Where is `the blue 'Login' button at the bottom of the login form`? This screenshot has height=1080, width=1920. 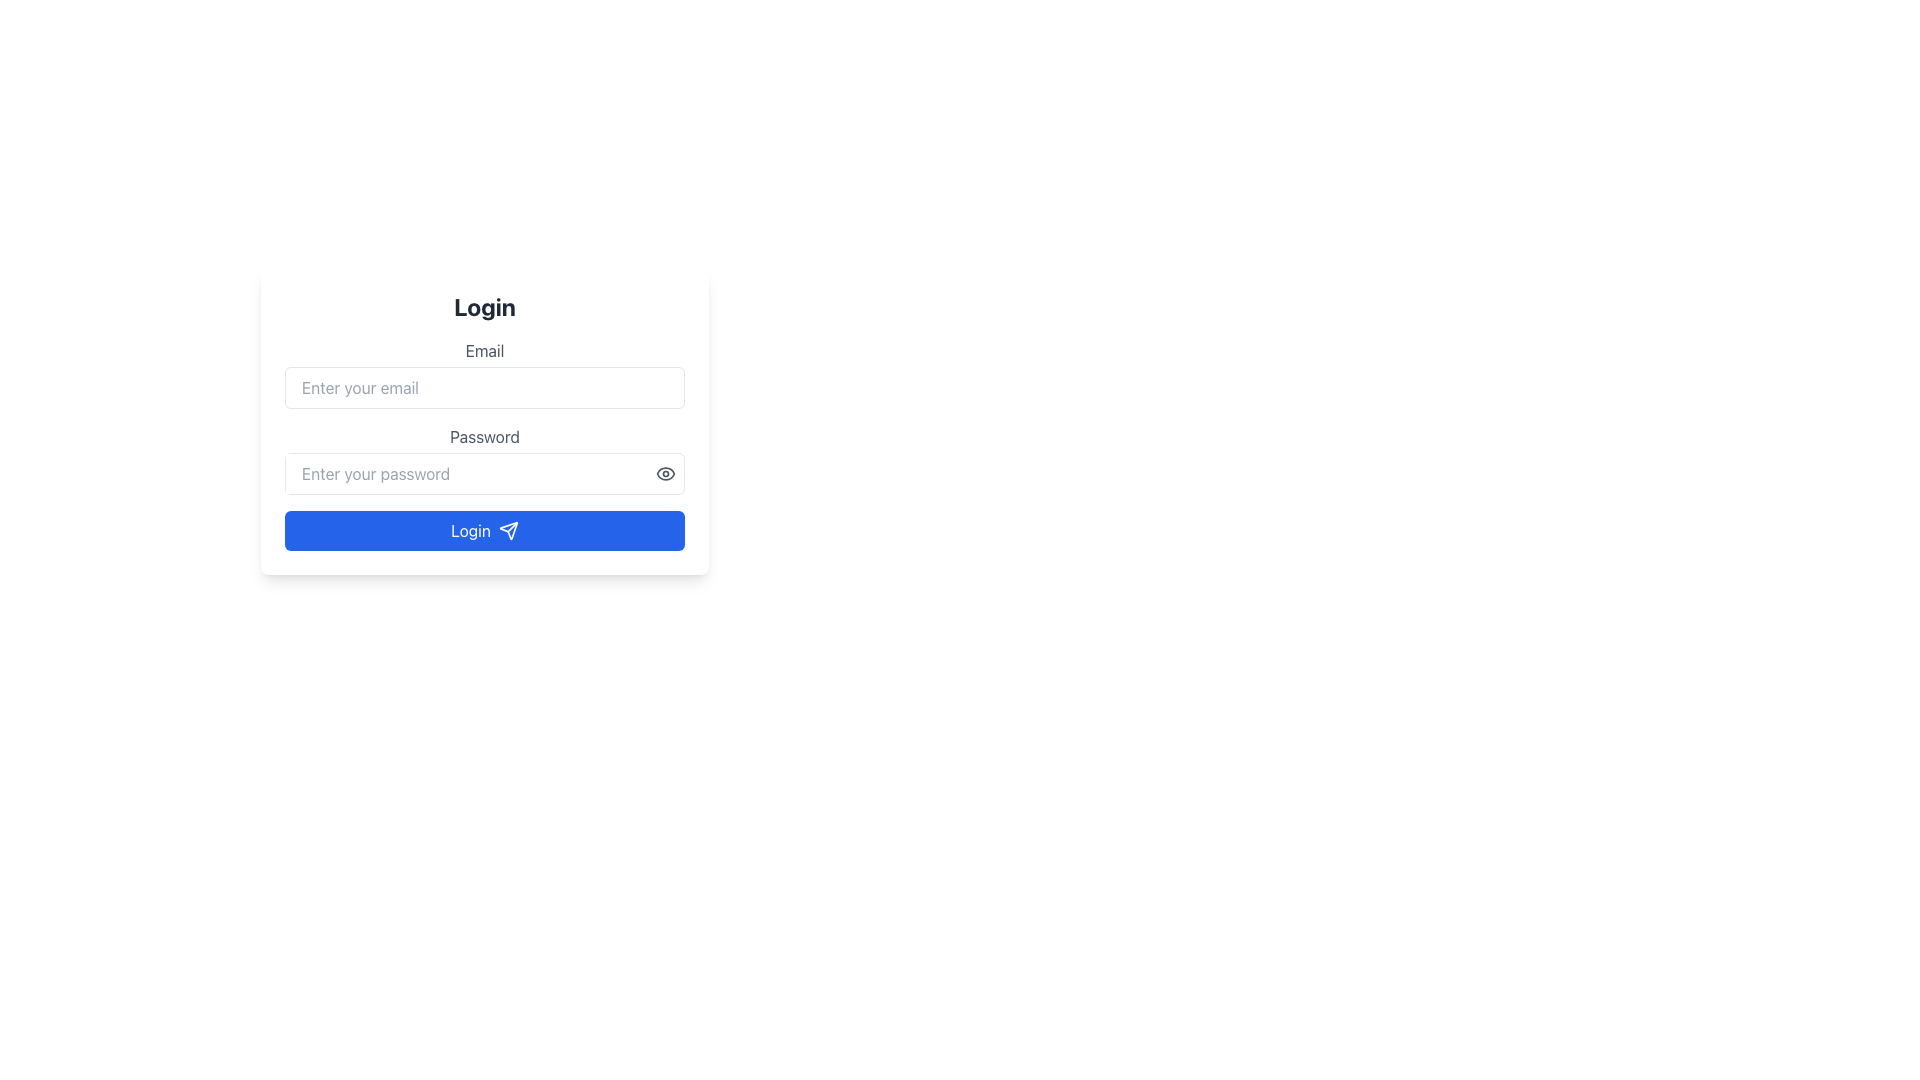 the blue 'Login' button at the bottom of the login form is located at coordinates (681, 499).